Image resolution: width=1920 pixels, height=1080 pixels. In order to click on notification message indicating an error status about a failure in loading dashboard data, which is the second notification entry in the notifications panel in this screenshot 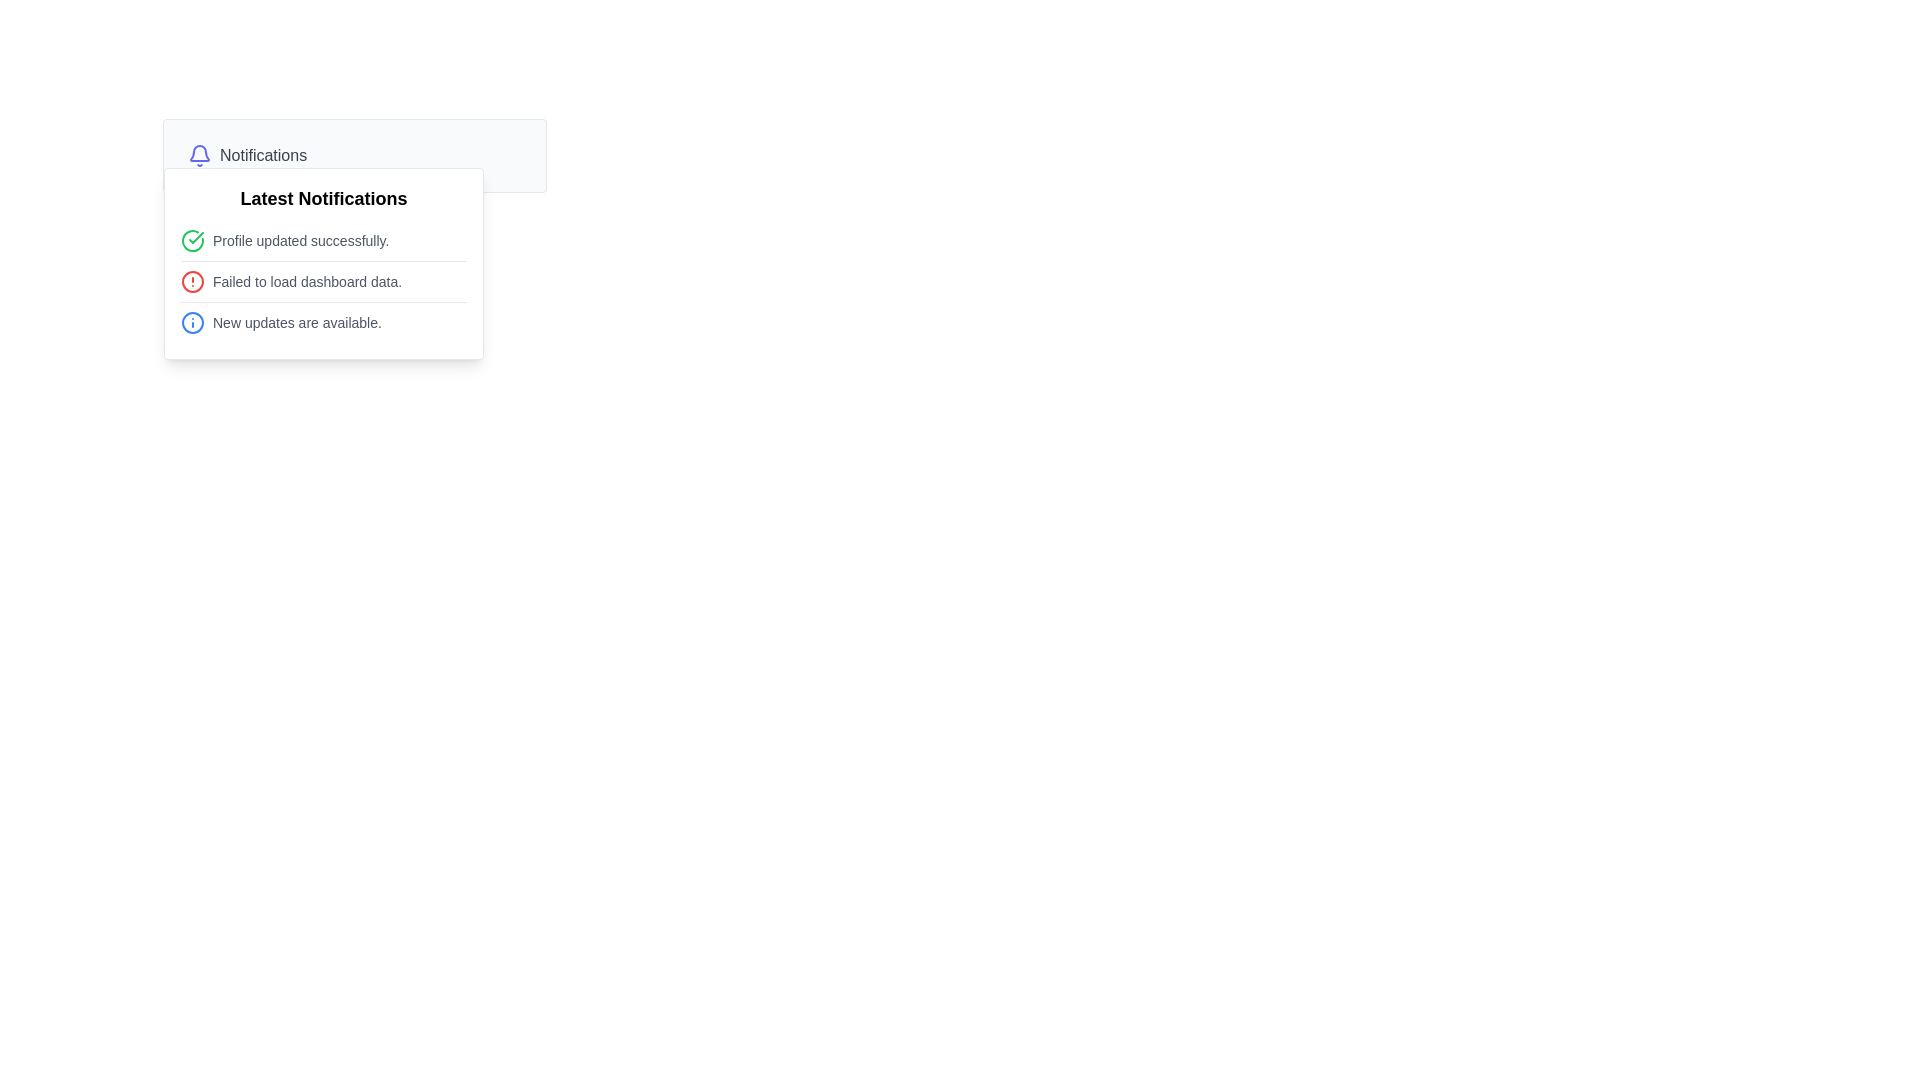, I will do `click(324, 281)`.